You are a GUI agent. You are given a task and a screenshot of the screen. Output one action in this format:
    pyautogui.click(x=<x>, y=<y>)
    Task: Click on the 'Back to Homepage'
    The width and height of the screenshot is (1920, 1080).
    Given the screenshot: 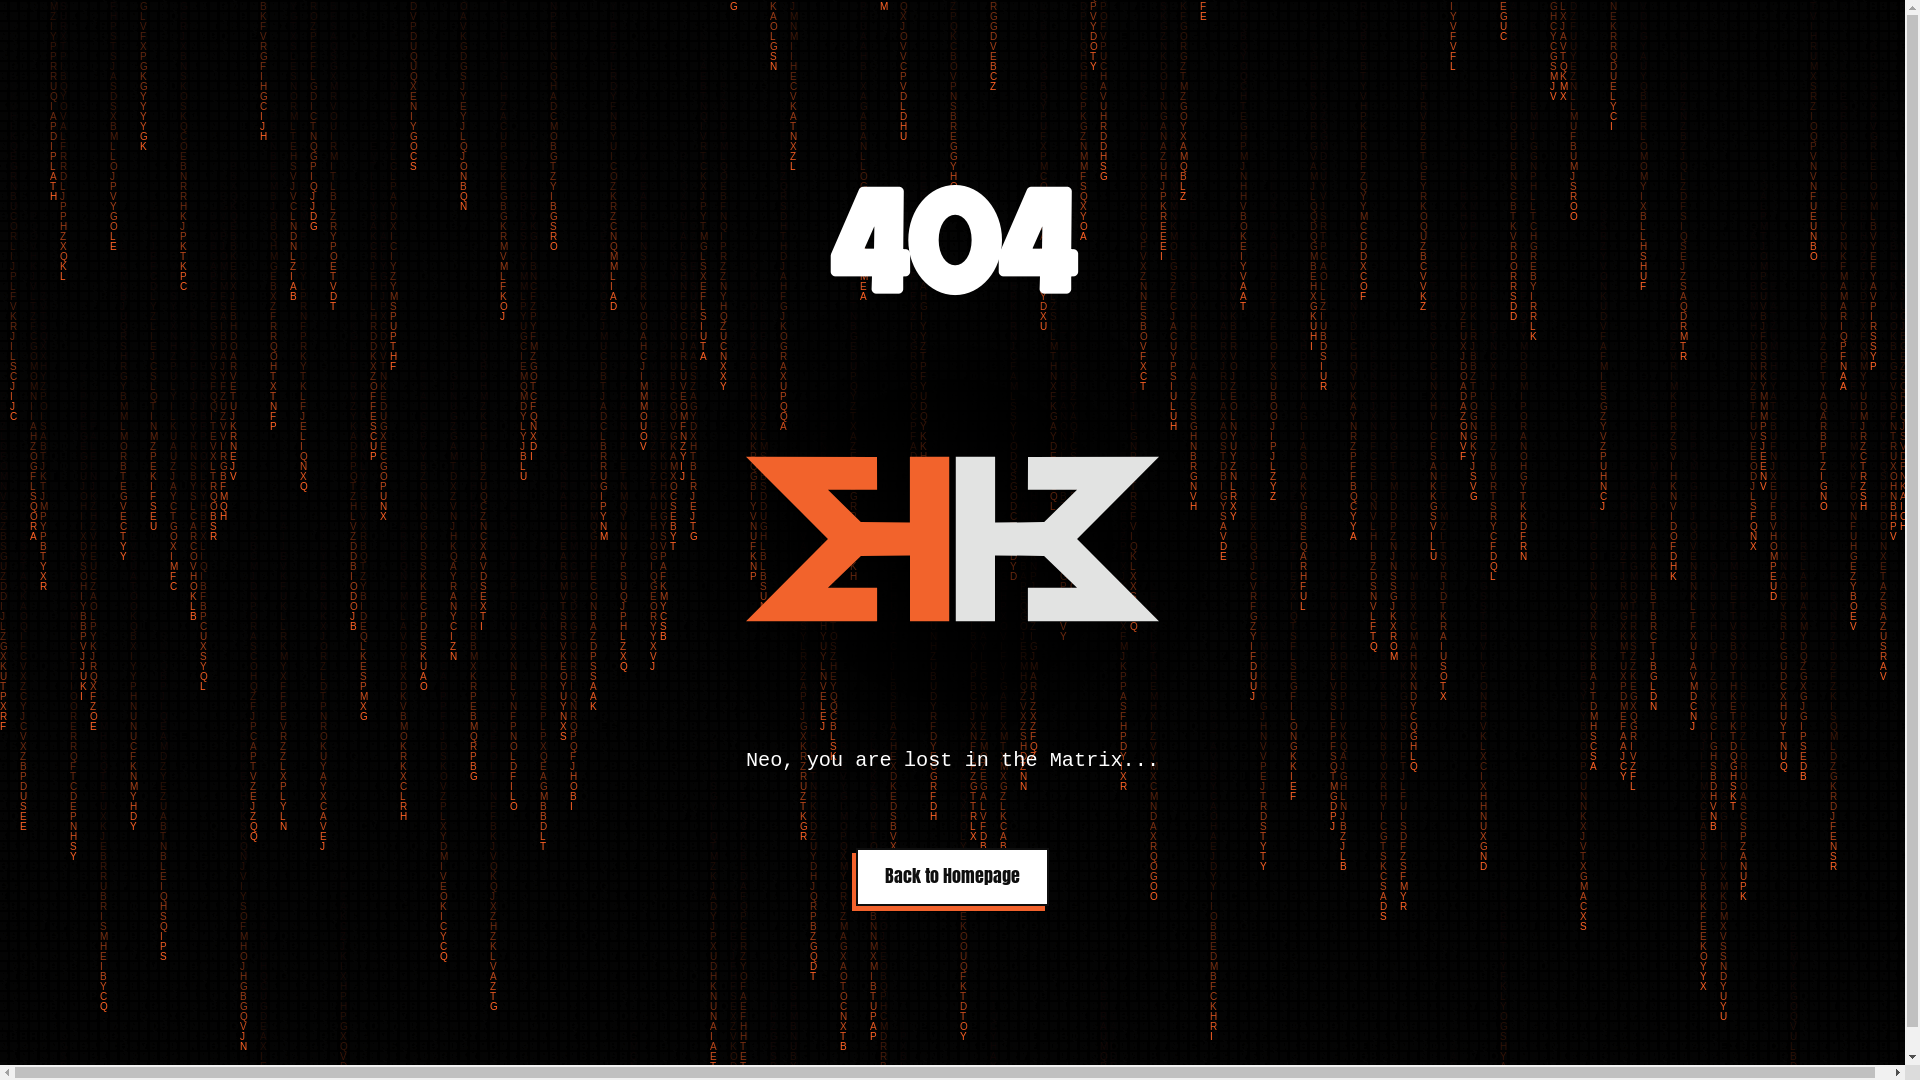 What is the action you would take?
    pyautogui.click(x=951, y=875)
    